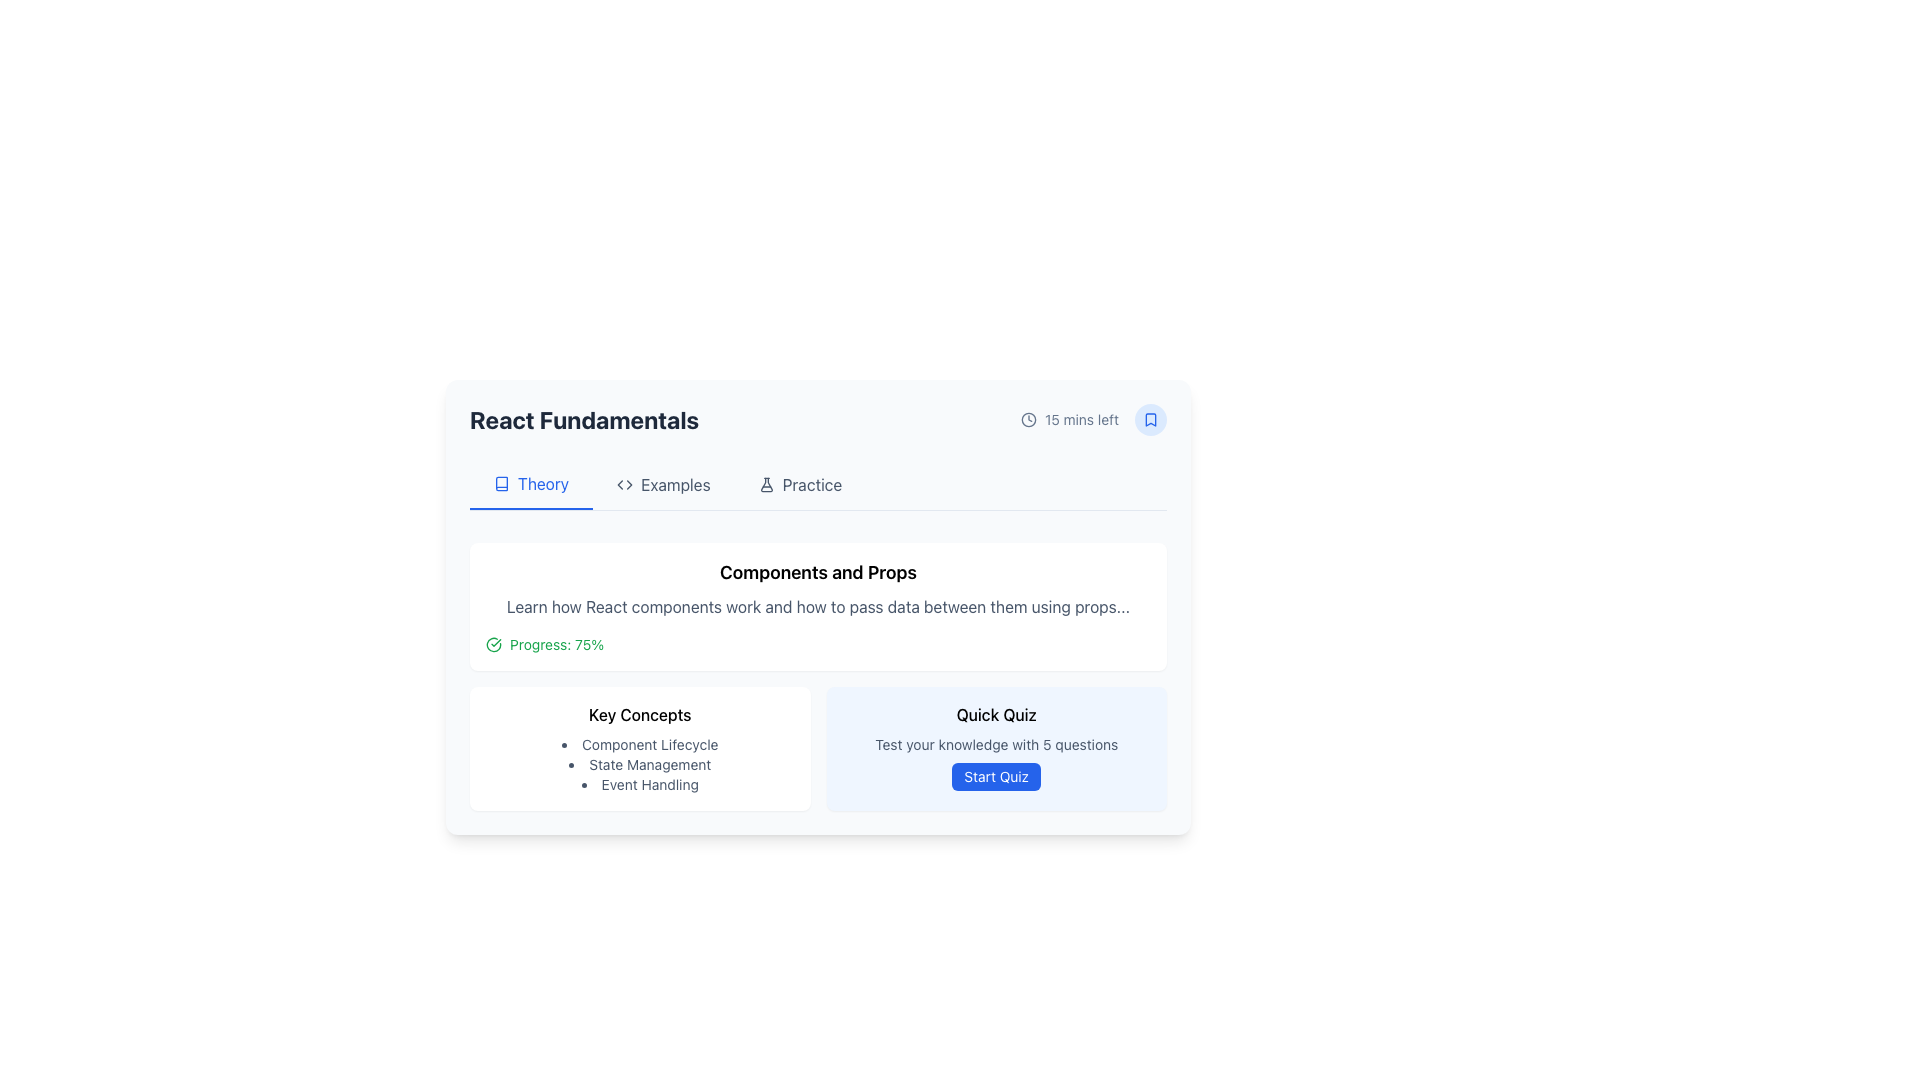 The height and width of the screenshot is (1080, 1920). What do you see at coordinates (556, 644) in the screenshot?
I see `the text label displaying 'Progress: 75%' in green color, which is part of the progress information section` at bounding box center [556, 644].